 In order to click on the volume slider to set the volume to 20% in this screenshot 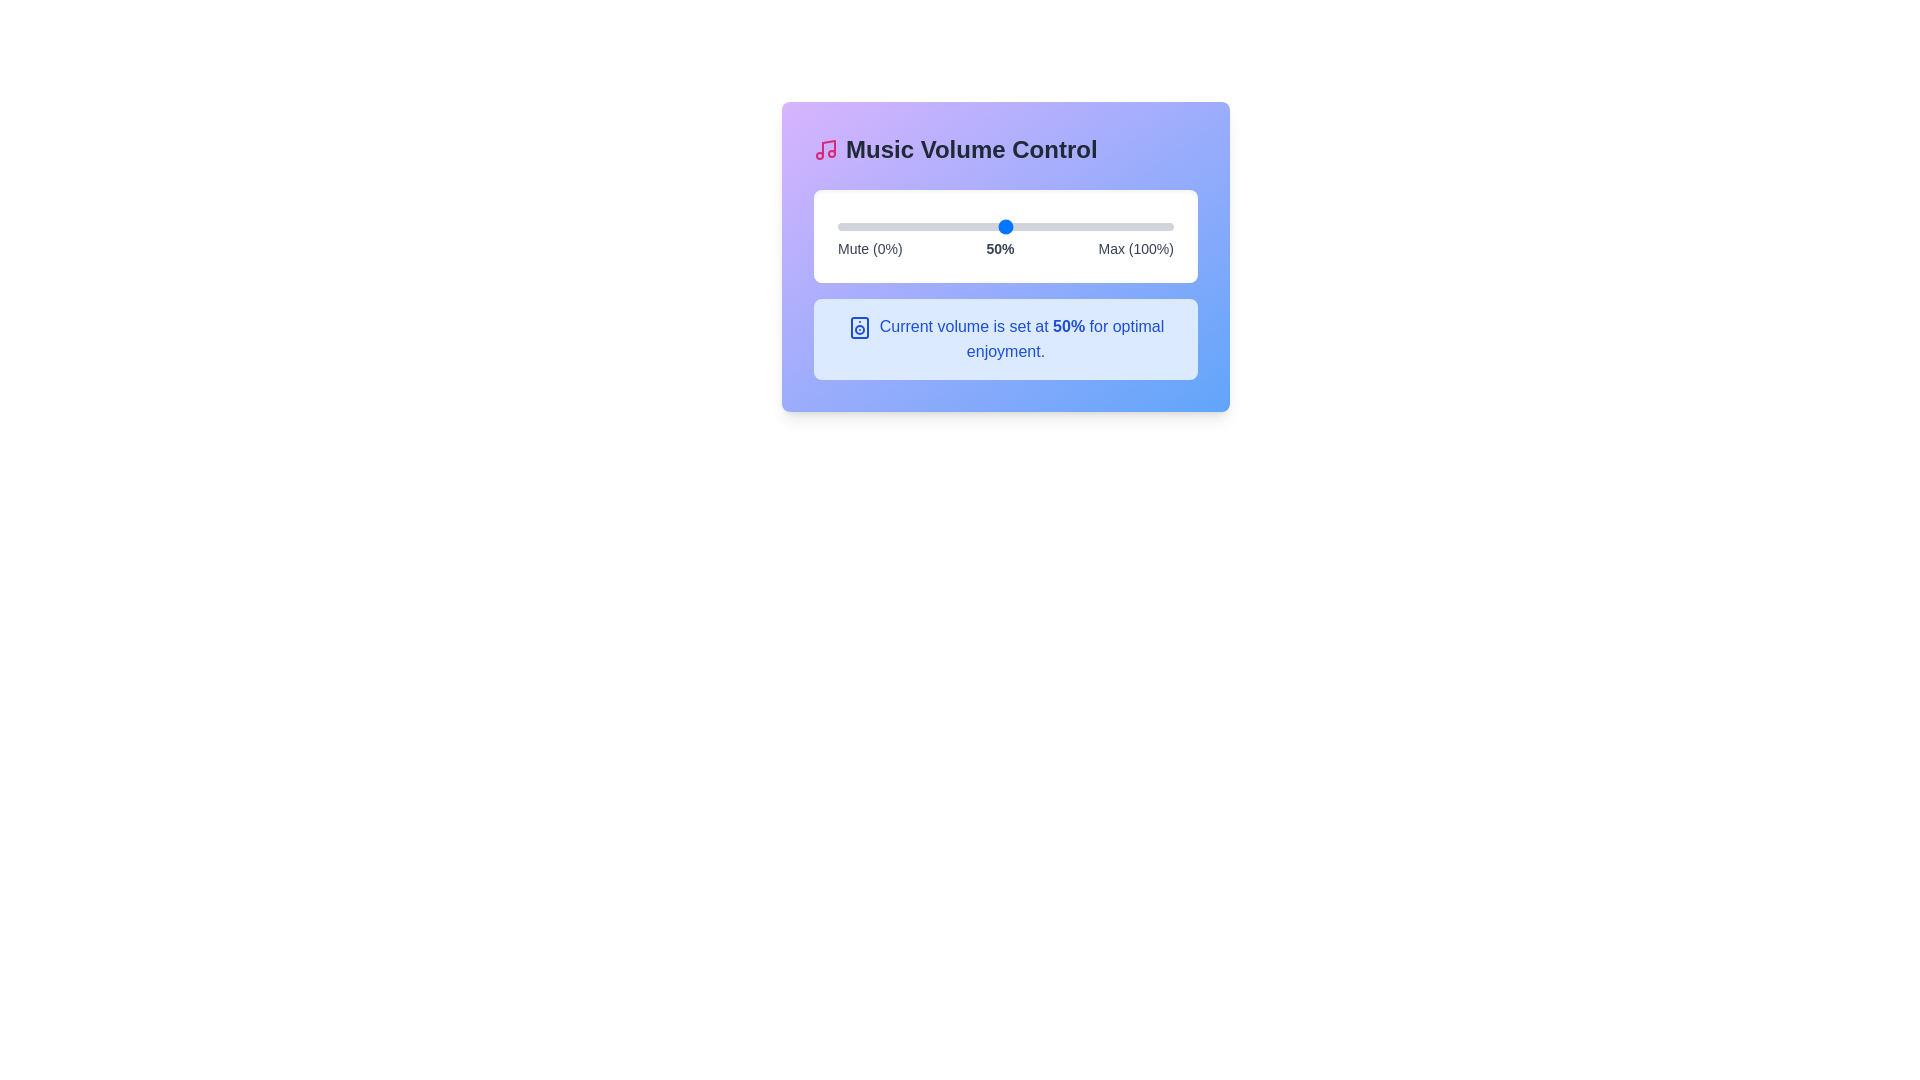, I will do `click(904, 226)`.